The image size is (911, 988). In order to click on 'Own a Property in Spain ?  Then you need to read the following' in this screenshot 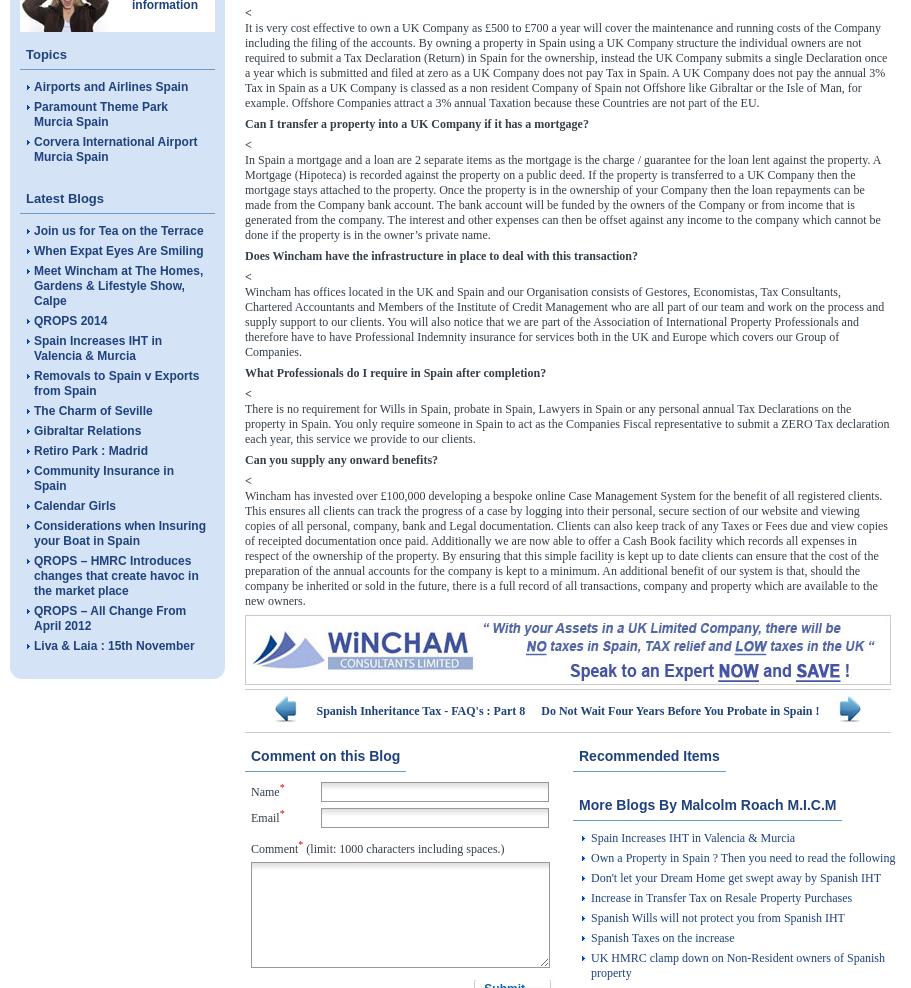, I will do `click(742, 857)`.